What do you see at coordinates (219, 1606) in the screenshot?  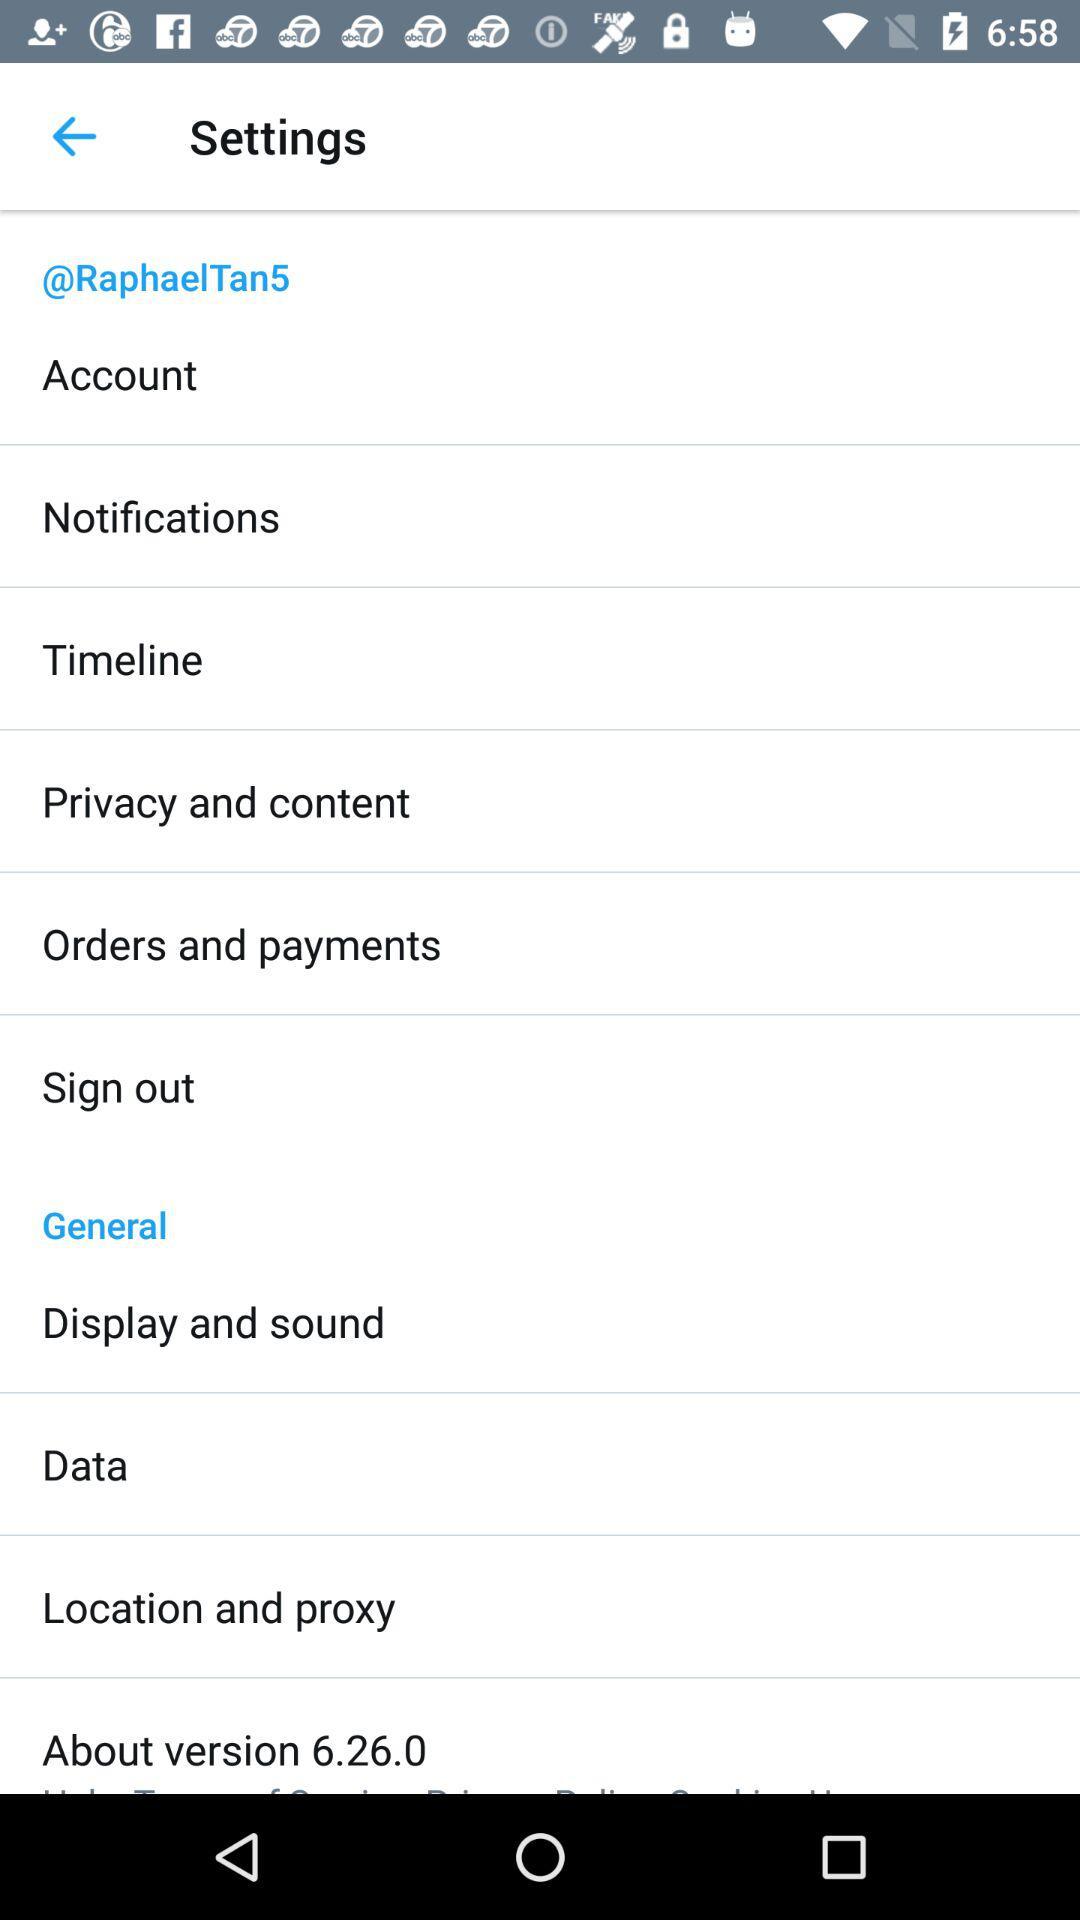 I see `the icon below the data` at bounding box center [219, 1606].